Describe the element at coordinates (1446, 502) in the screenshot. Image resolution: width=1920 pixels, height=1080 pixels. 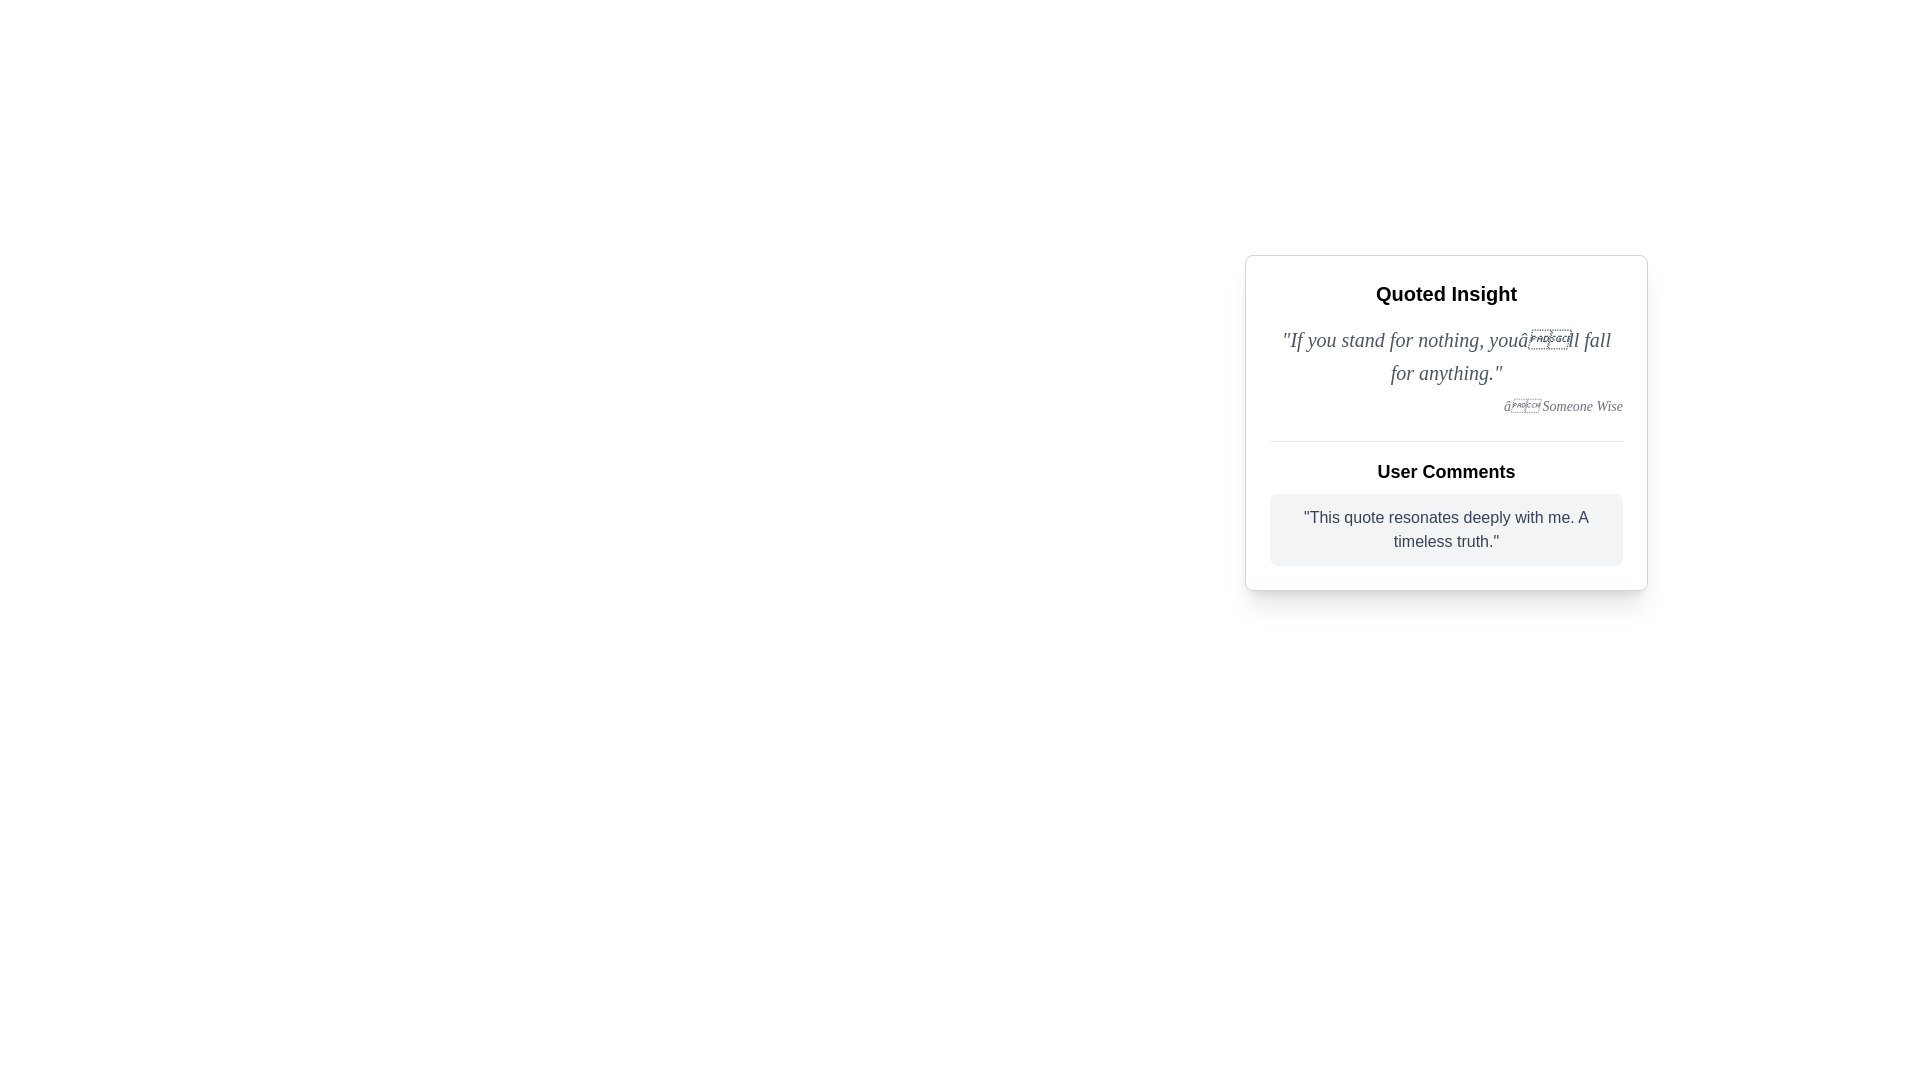
I see `comment displayed in the Text Display Section positioned beneath the 'Quoted Insight' content` at that location.